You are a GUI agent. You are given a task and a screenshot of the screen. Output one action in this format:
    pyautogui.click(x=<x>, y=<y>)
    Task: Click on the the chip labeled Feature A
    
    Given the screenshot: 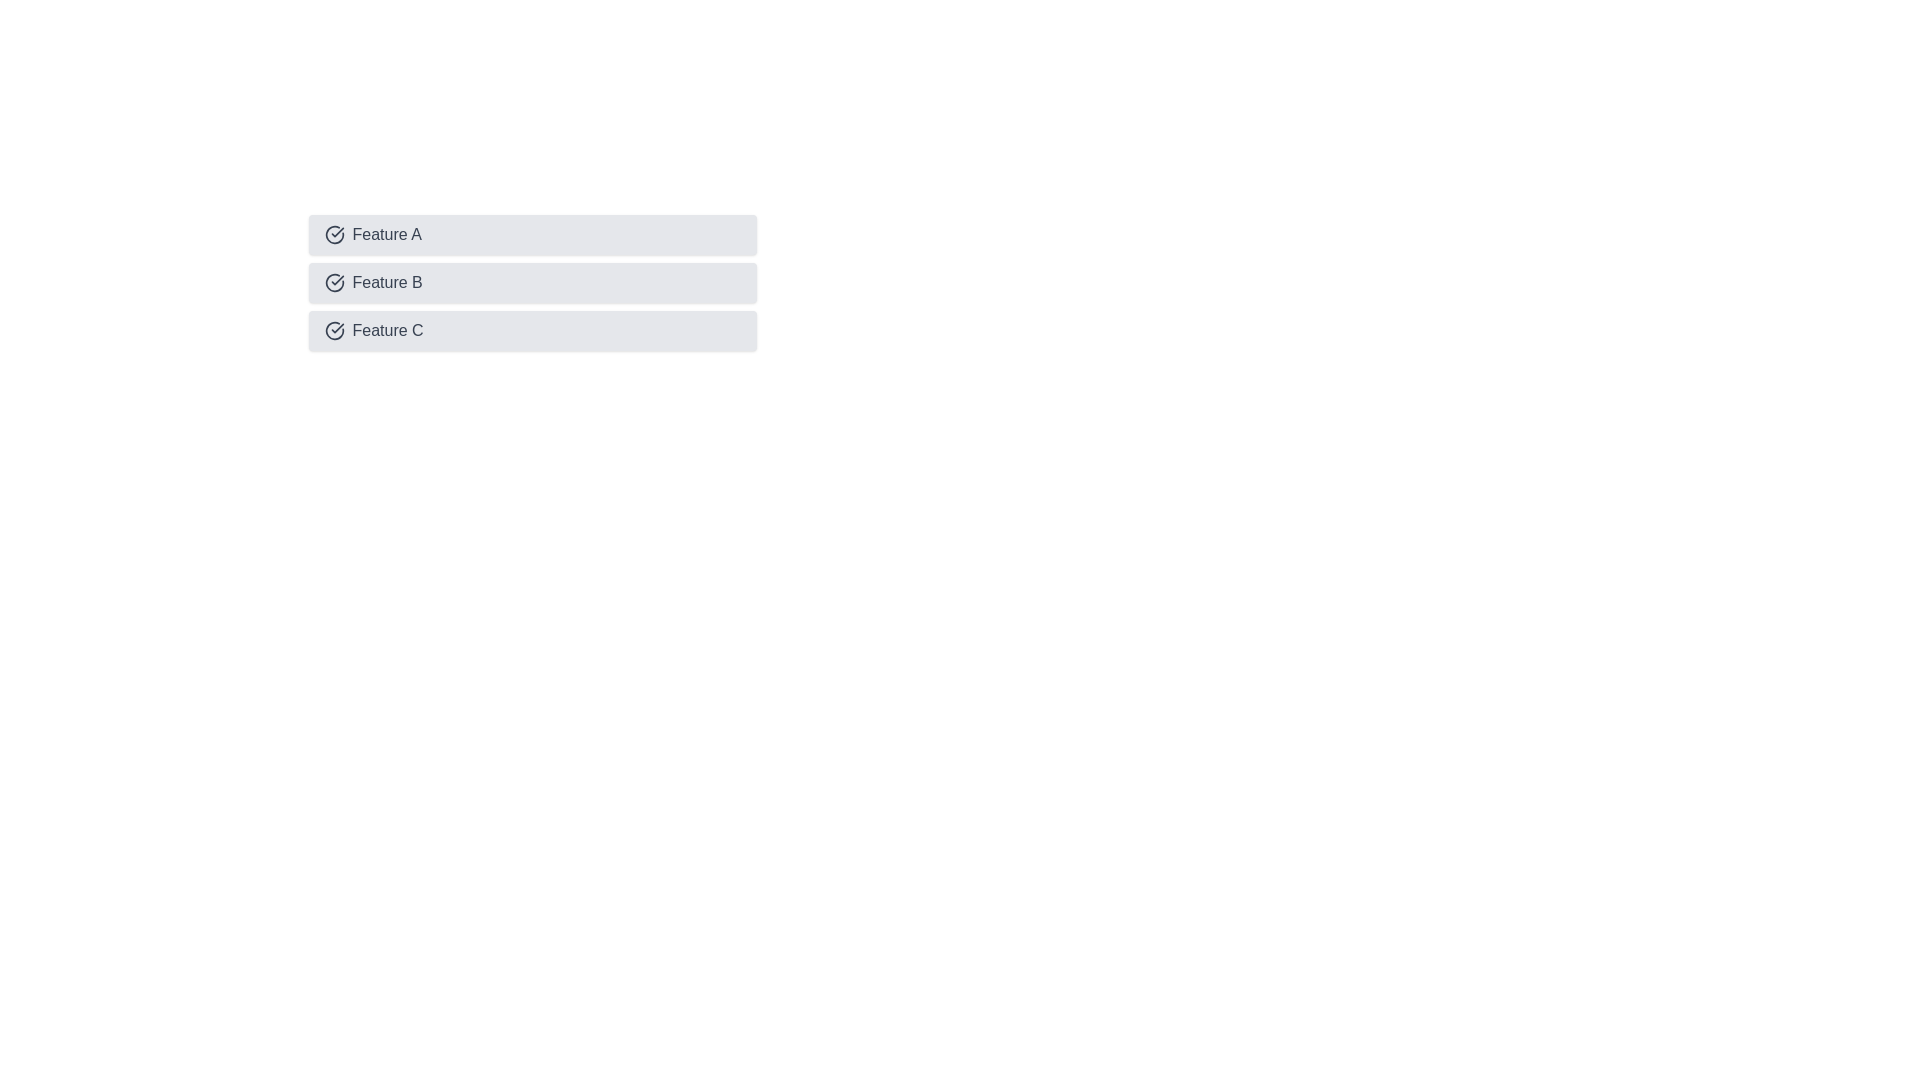 What is the action you would take?
    pyautogui.click(x=532, y=234)
    